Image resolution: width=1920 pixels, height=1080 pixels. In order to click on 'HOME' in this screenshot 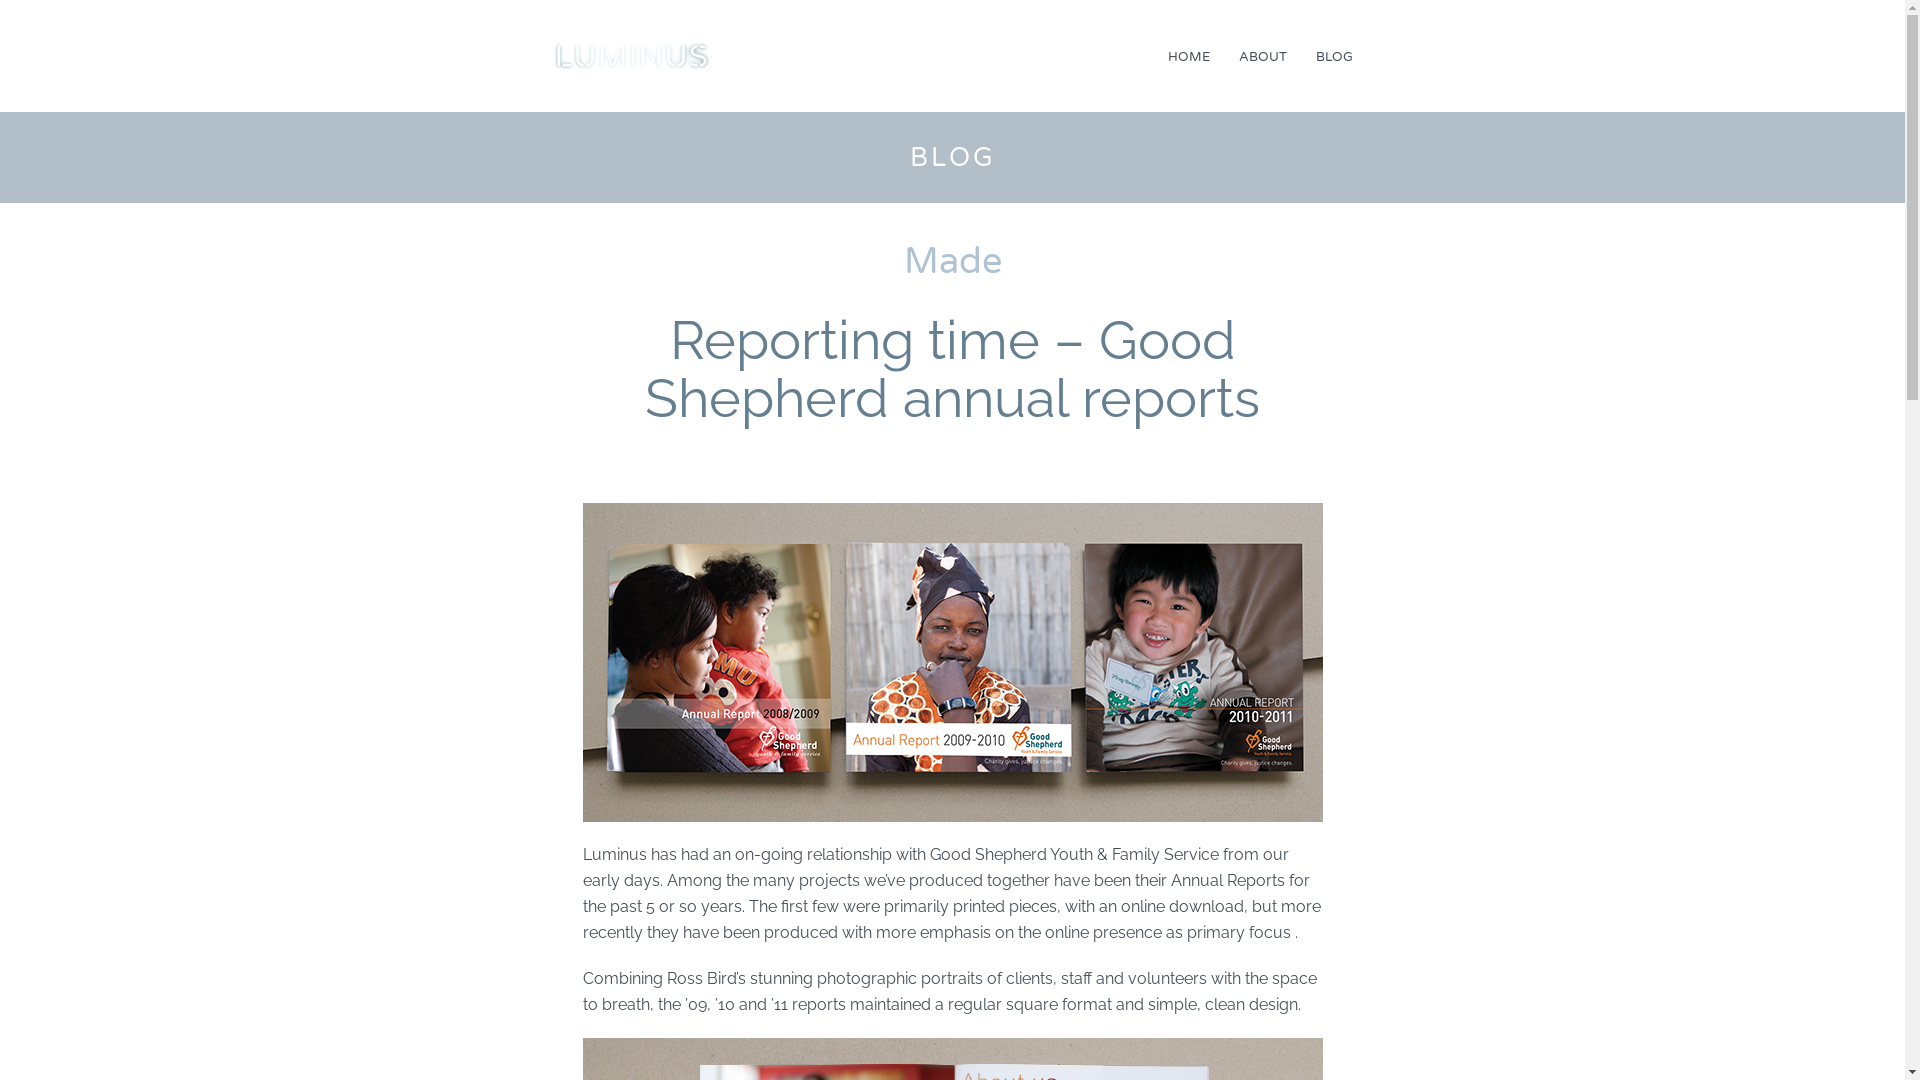, I will do `click(1189, 56)`.